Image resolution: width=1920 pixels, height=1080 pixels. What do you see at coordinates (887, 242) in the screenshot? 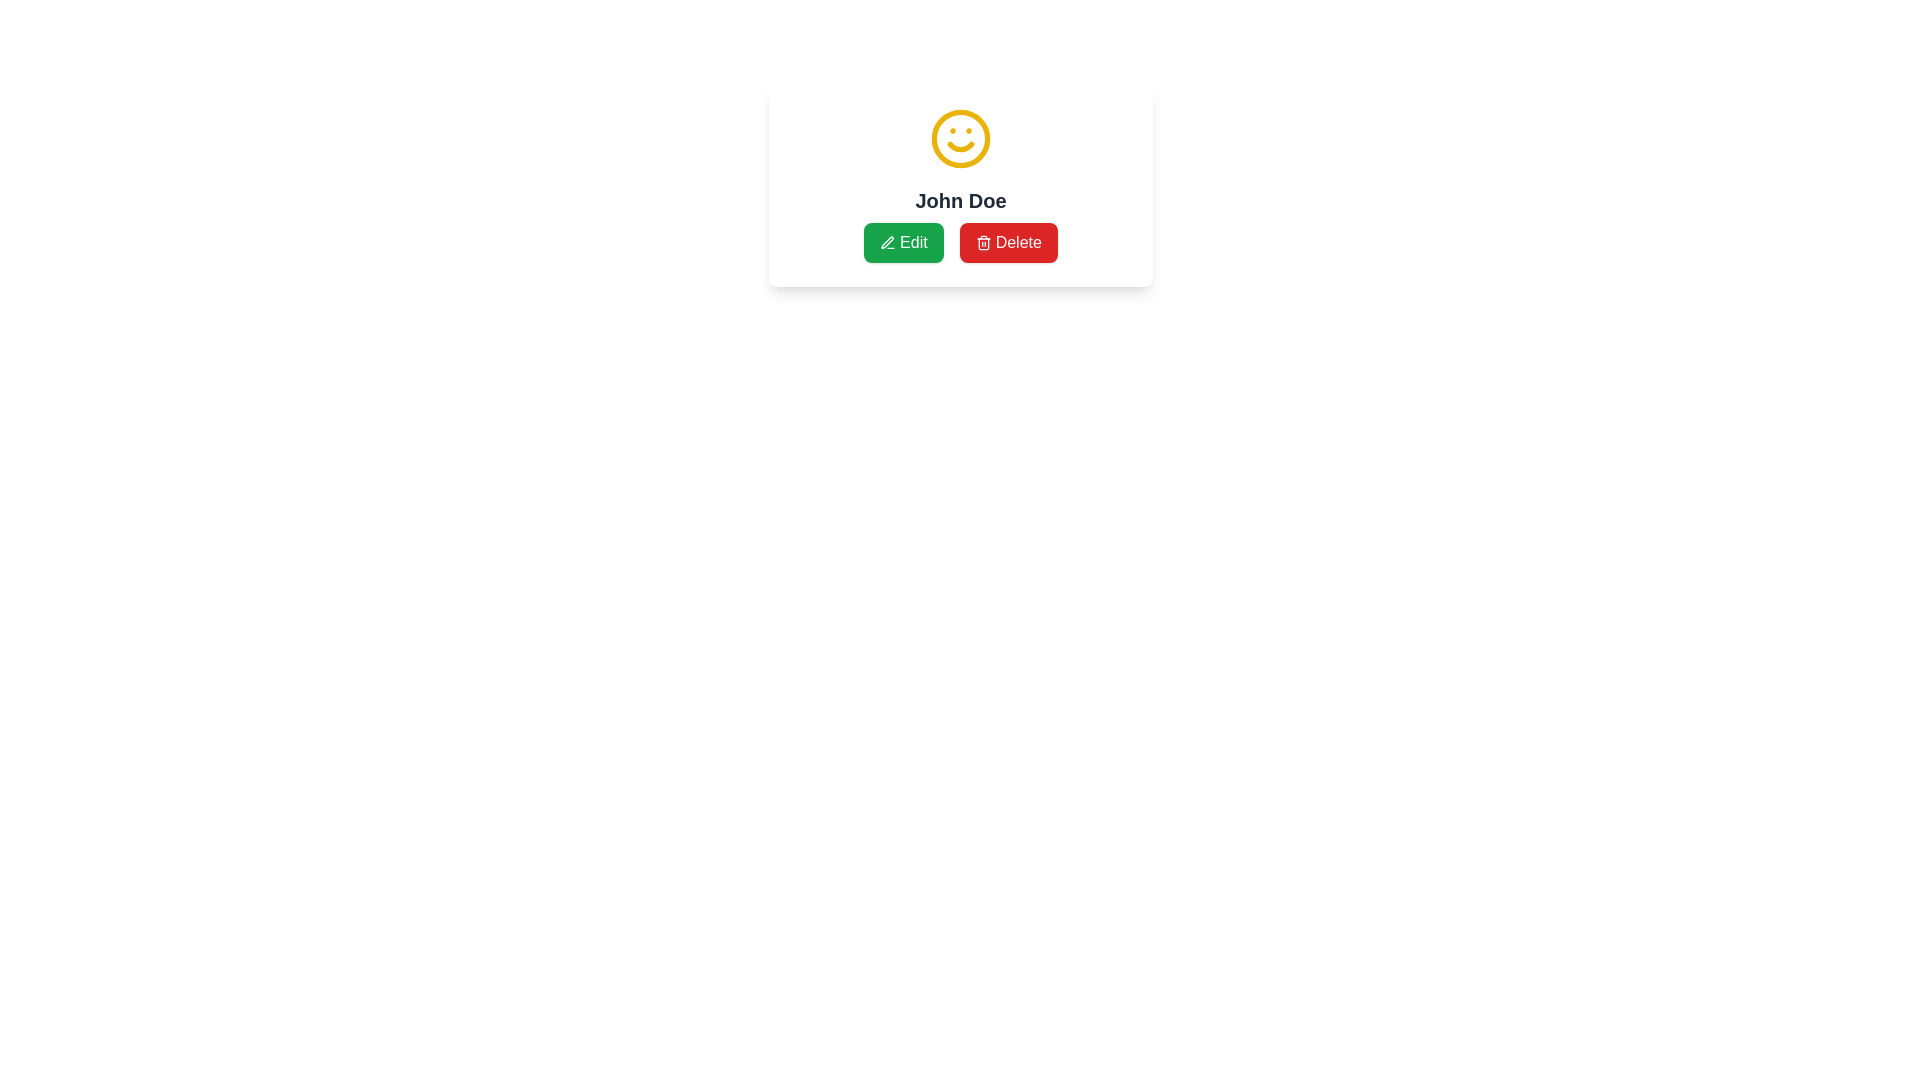
I see `the 'Edit' button, which is visually enhanced by an icon located to the left of the text 'Edit' within a green rounded rectangle button` at bounding box center [887, 242].